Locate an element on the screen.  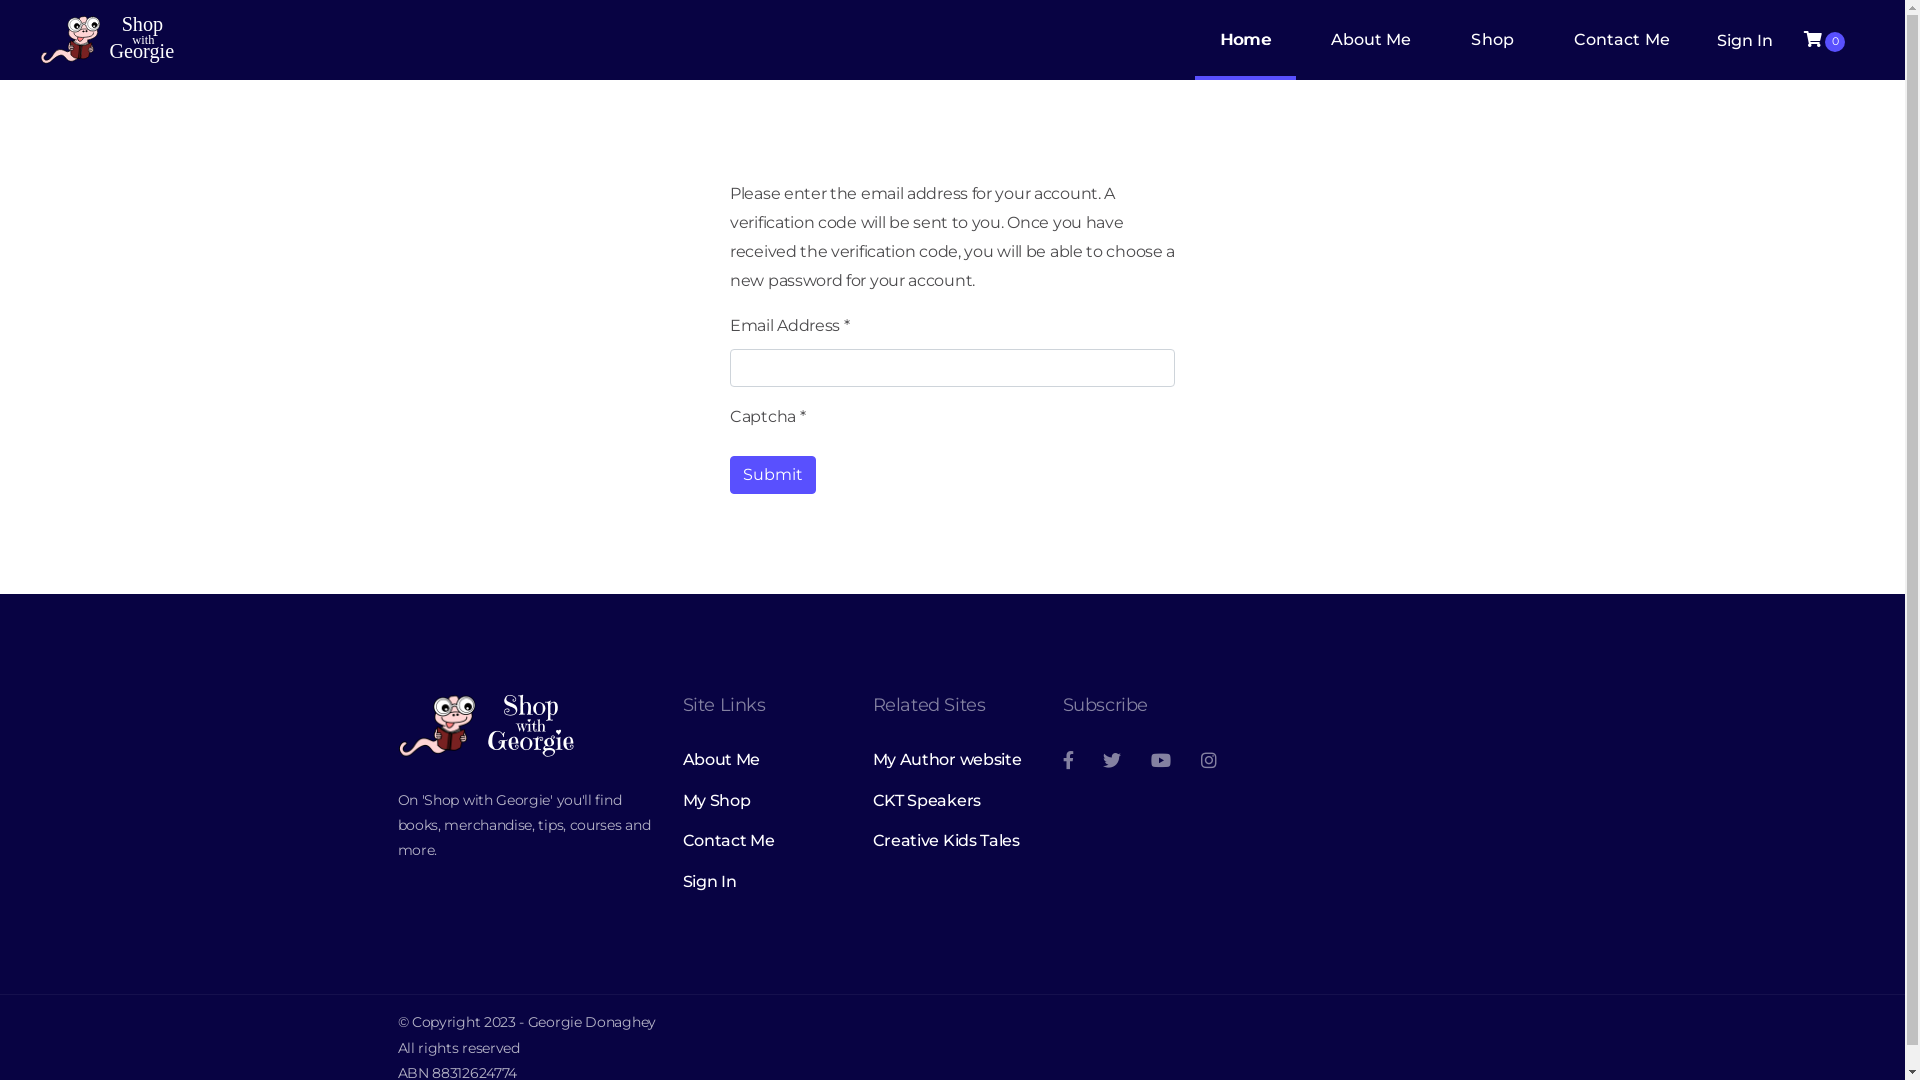
'Home' is located at coordinates (1195, 39).